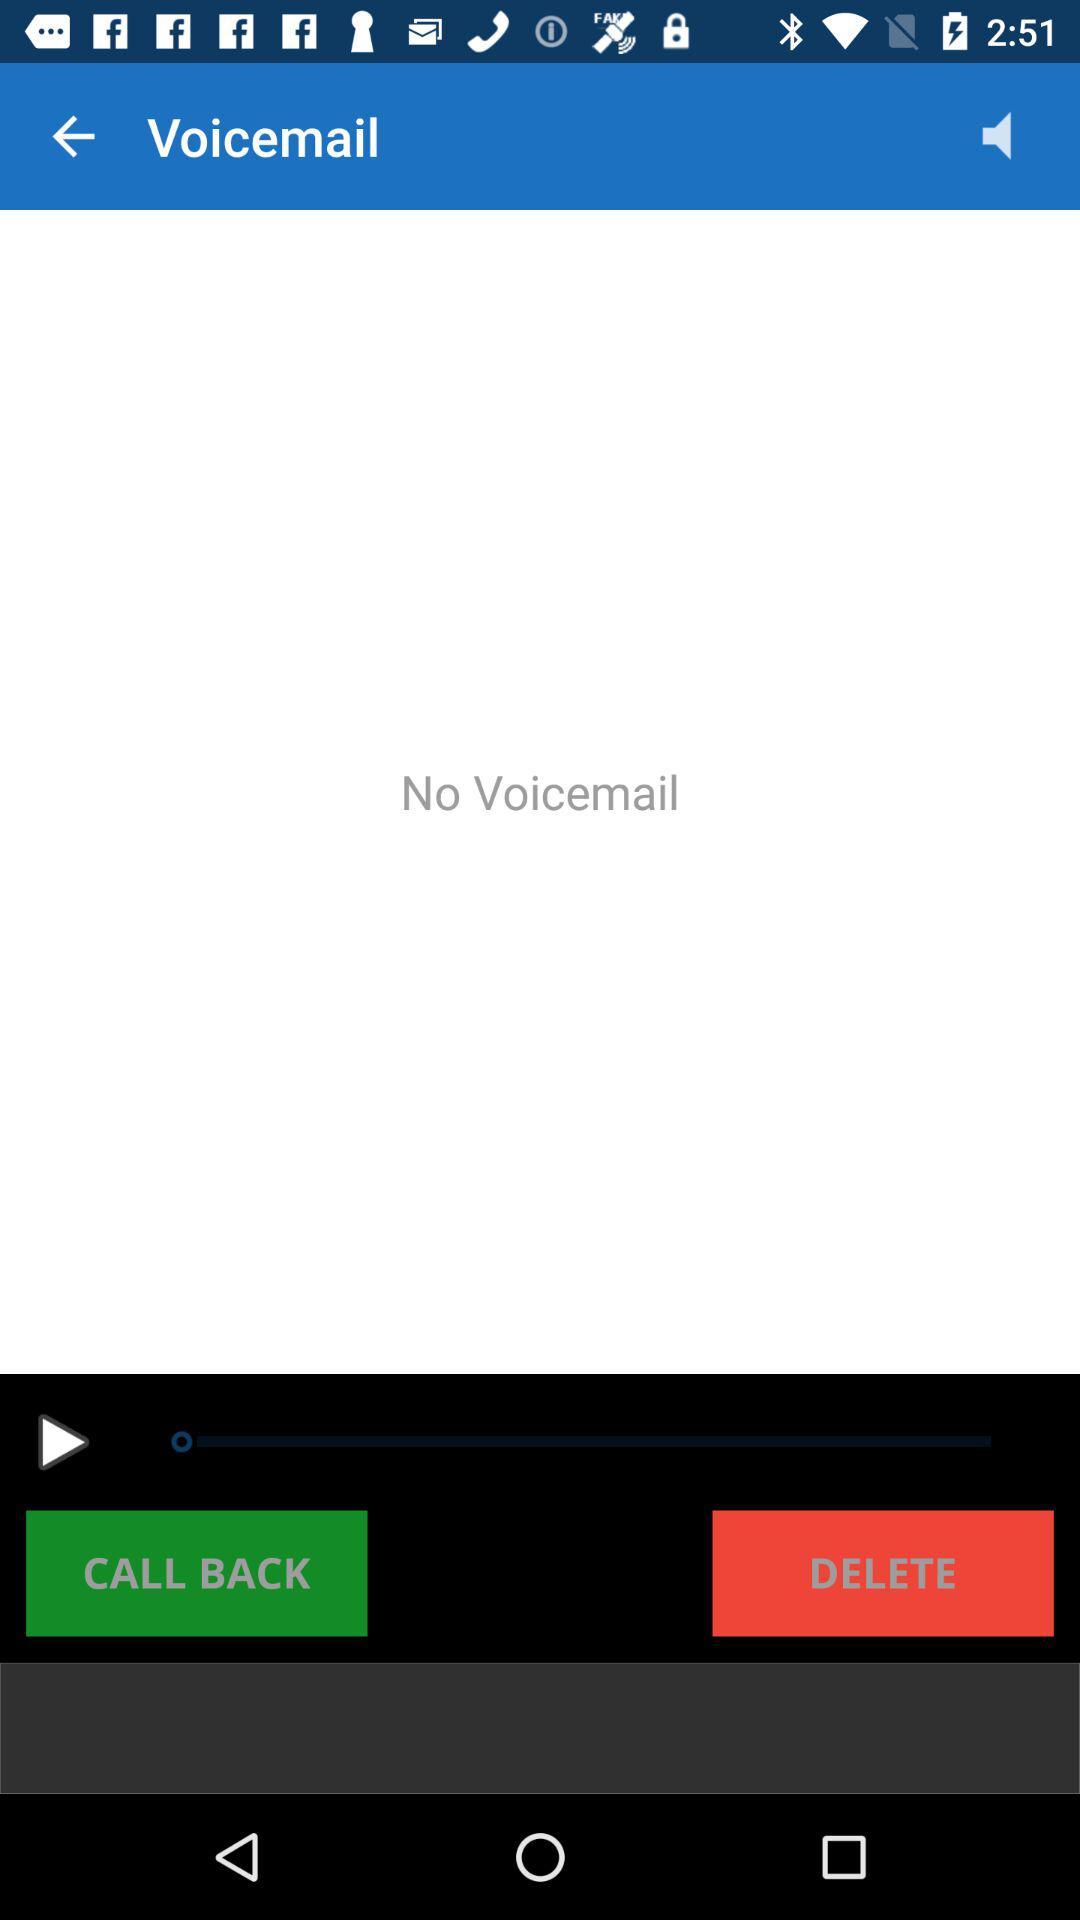  I want to click on the item above the call back, so click(62, 1442).